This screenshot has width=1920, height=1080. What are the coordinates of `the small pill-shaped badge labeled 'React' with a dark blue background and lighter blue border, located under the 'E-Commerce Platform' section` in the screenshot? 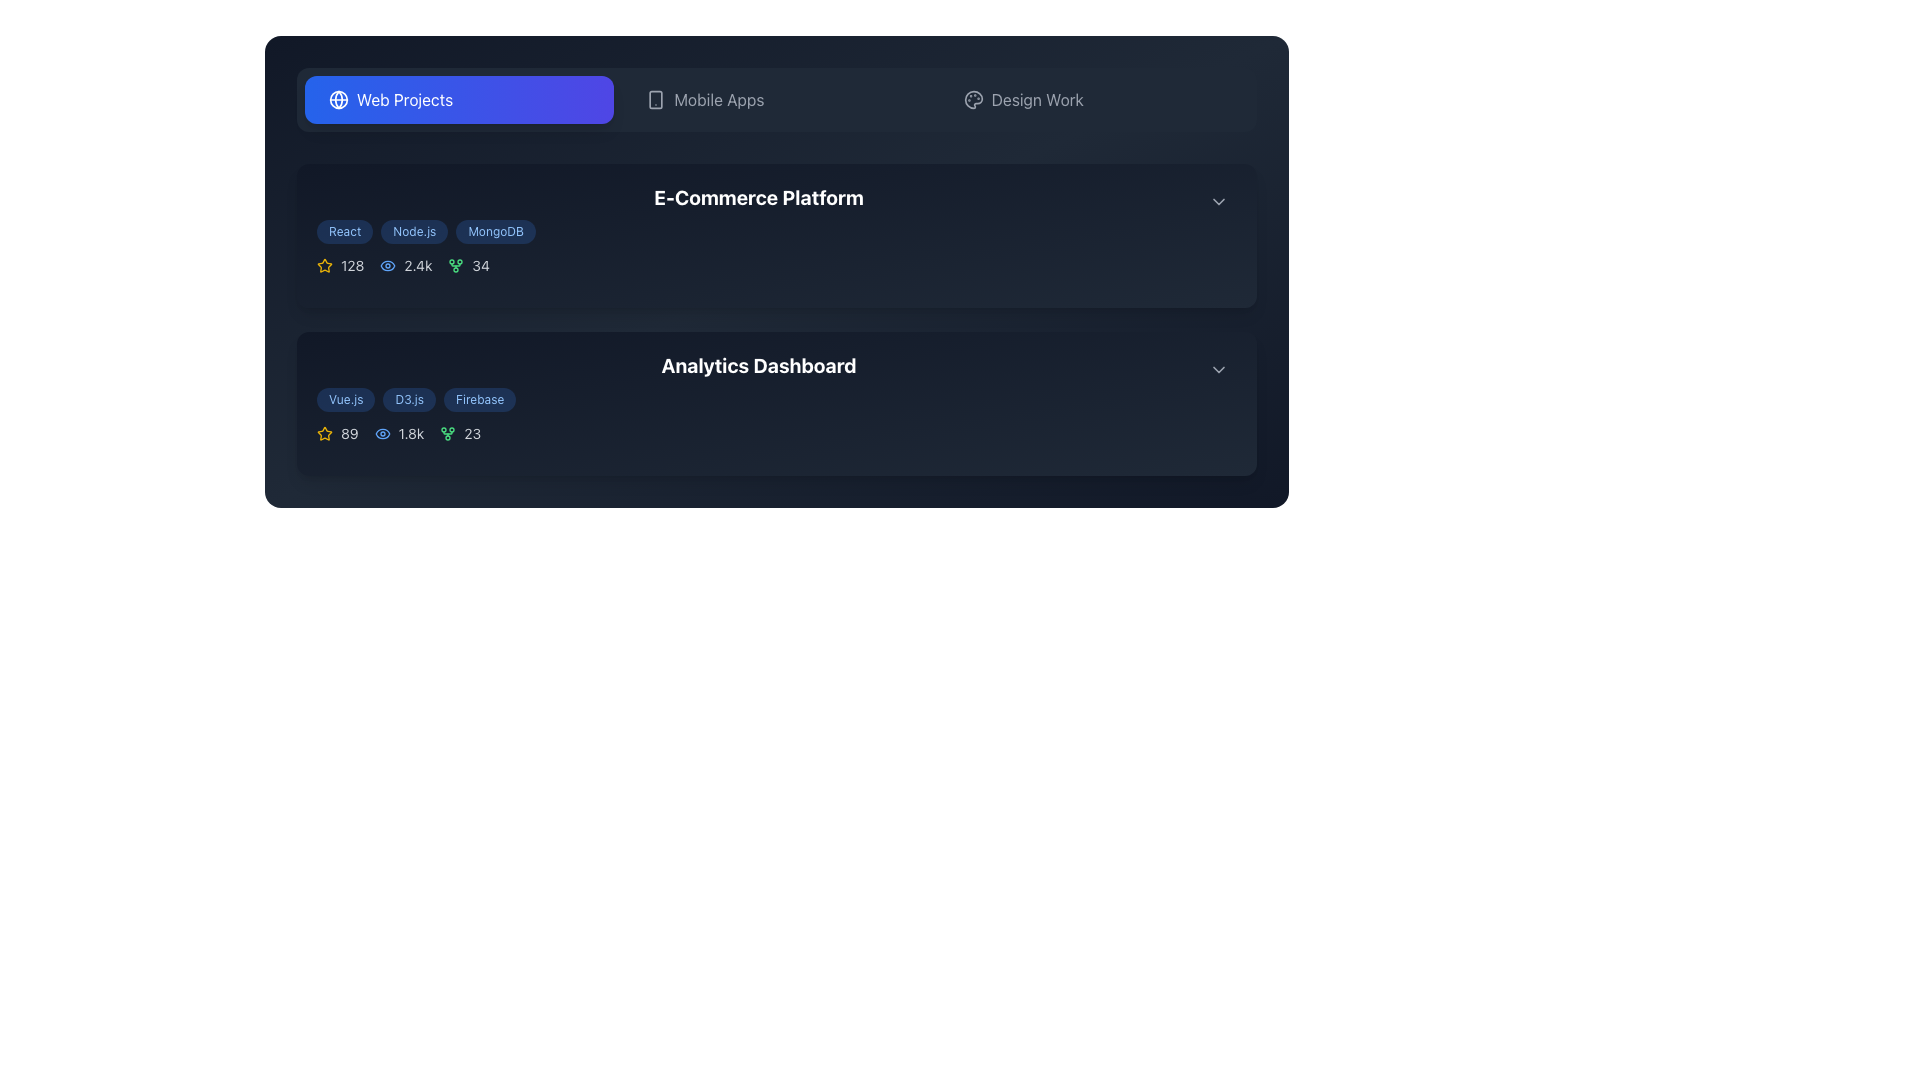 It's located at (345, 230).